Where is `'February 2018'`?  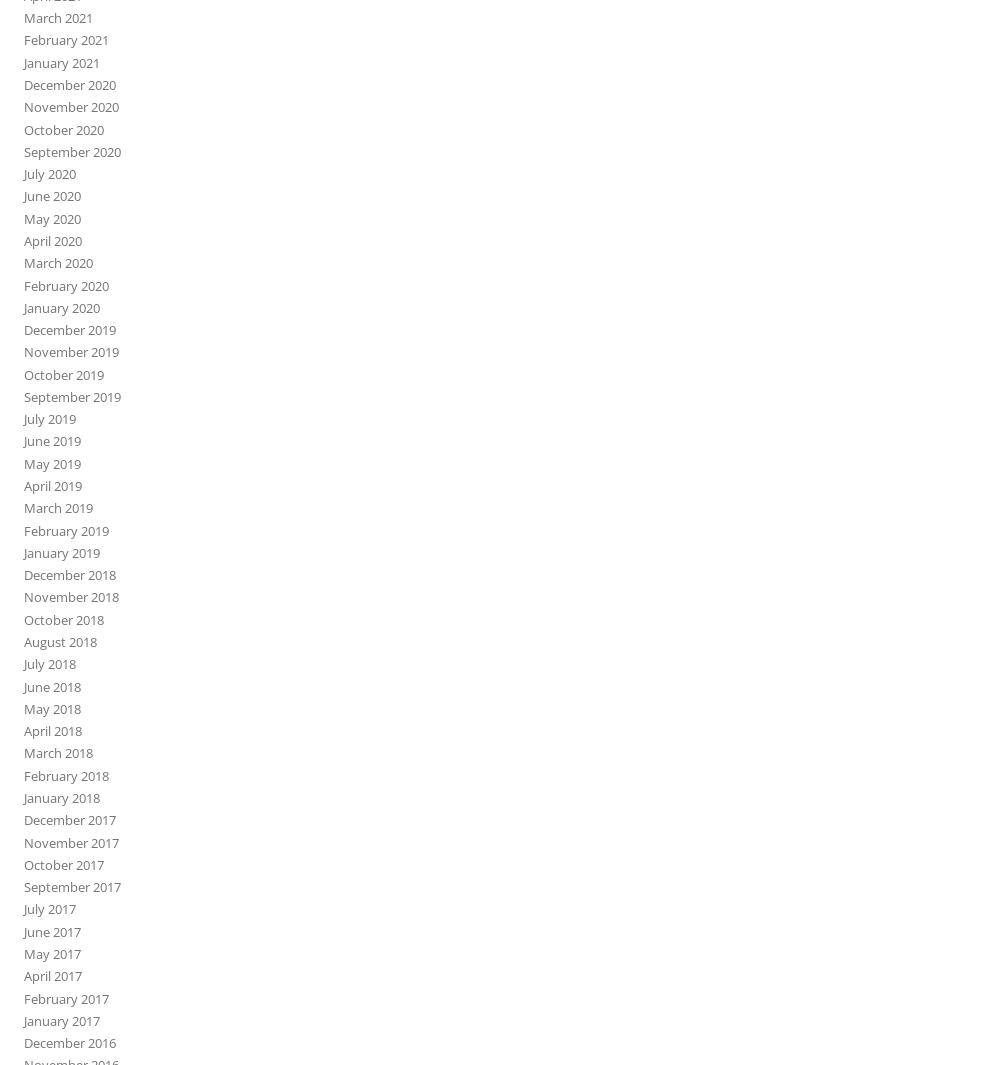 'February 2018' is located at coordinates (66, 775).